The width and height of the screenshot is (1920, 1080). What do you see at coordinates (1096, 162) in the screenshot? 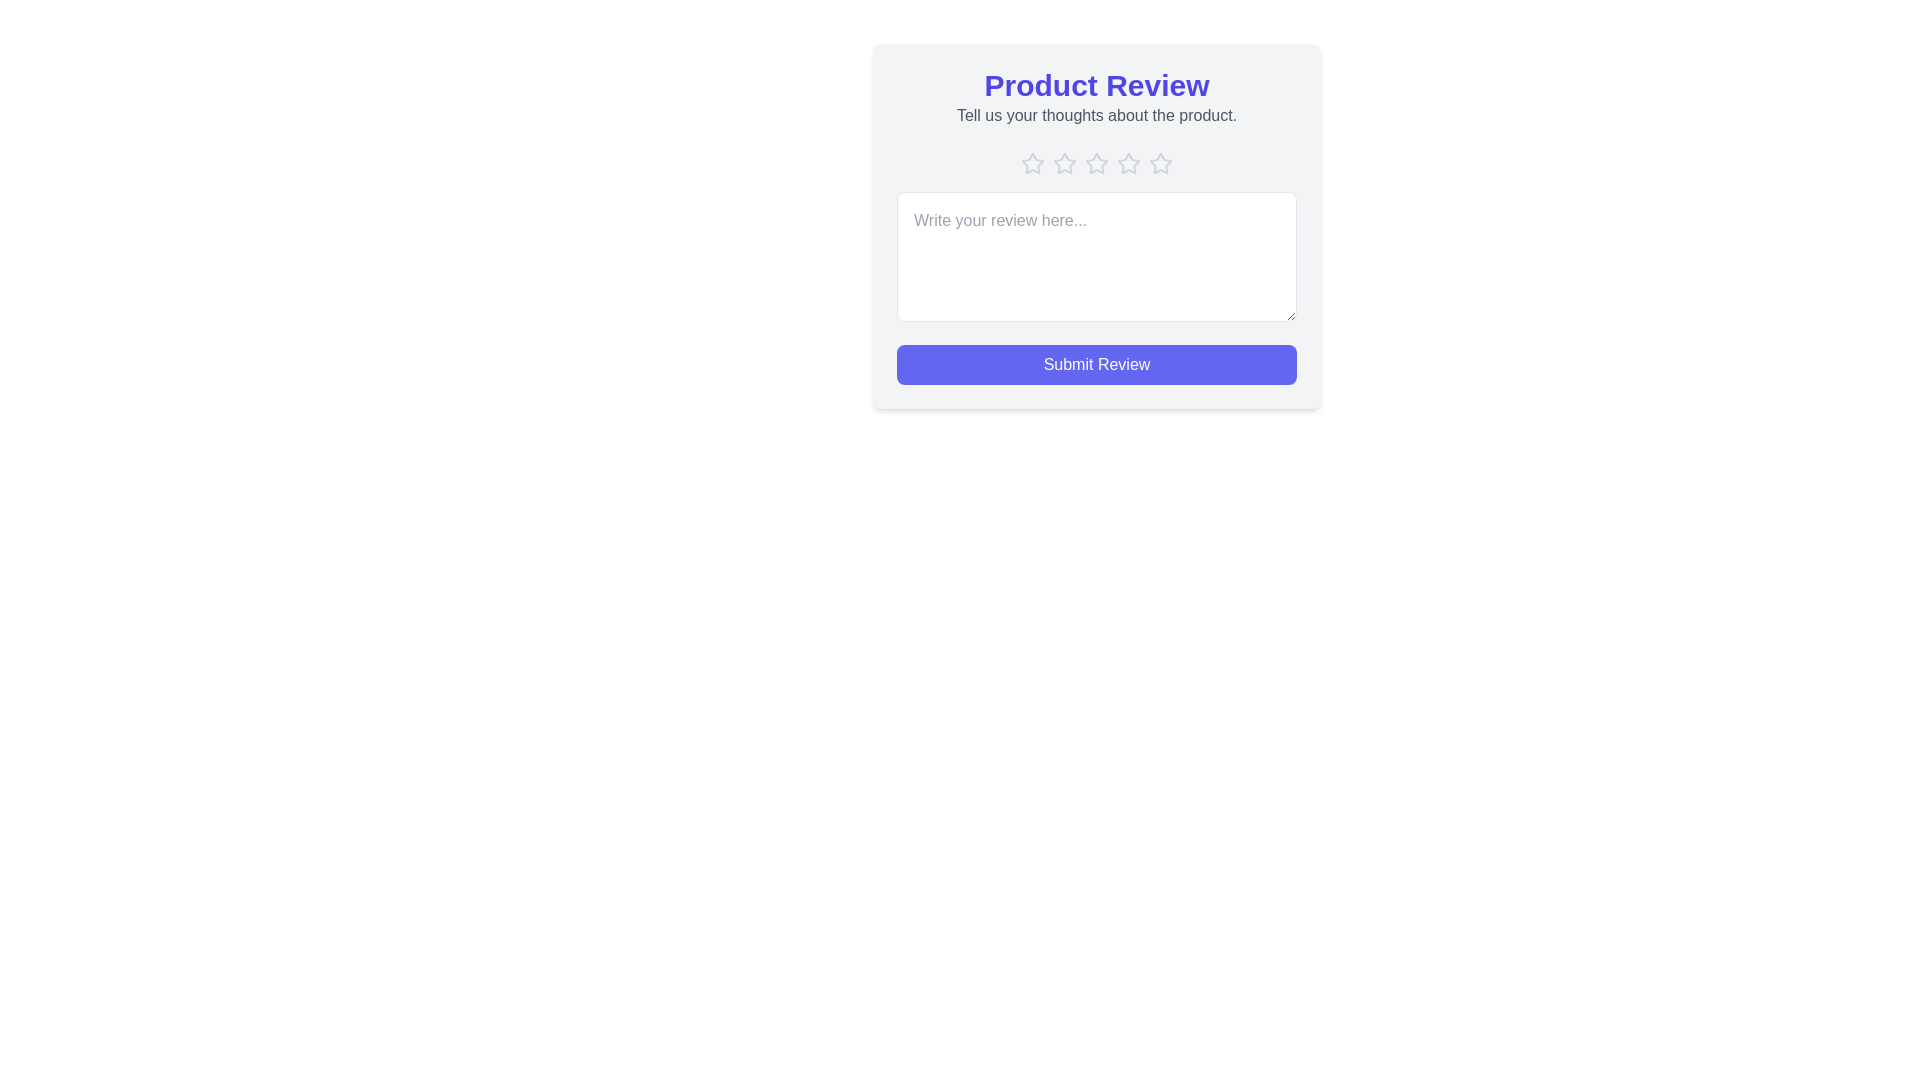
I see `the second star icon from the left, which is used for selecting a rating in the product review system` at bounding box center [1096, 162].